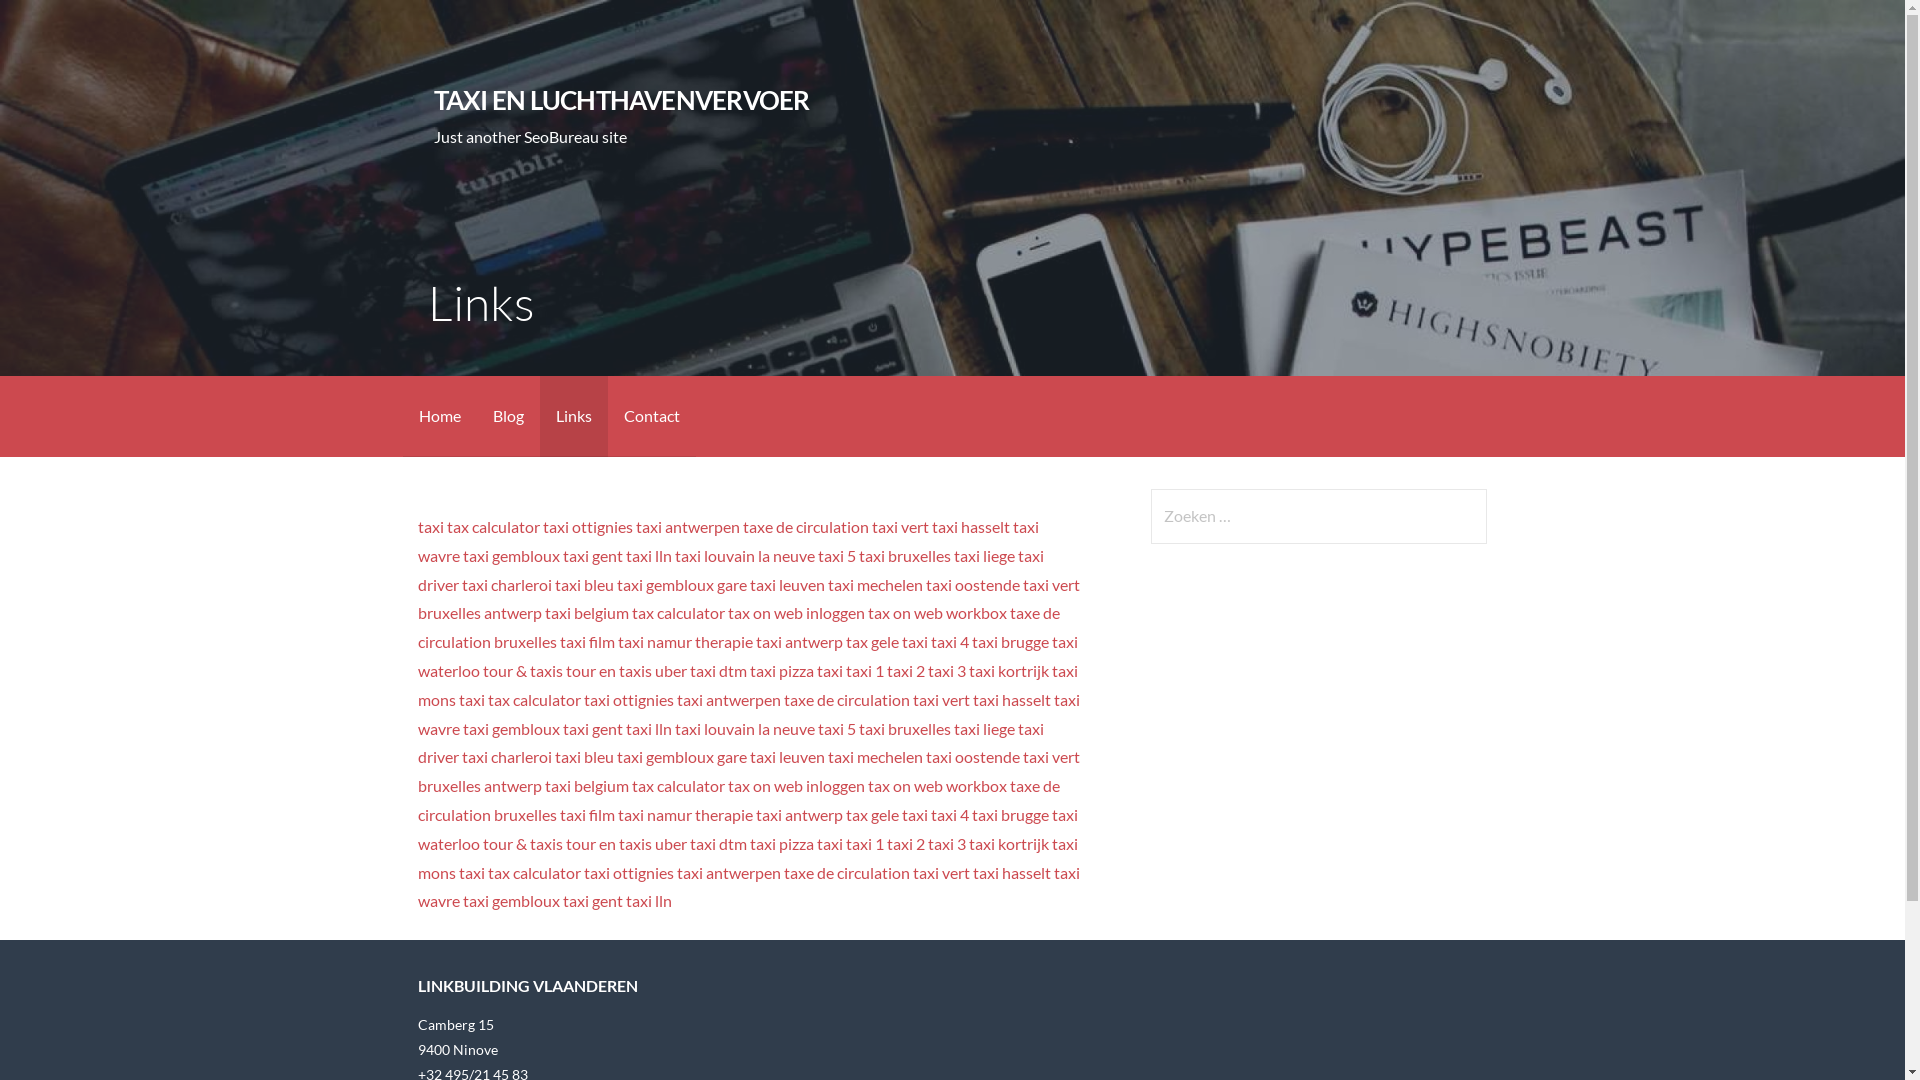 The image size is (1920, 1080). Describe the element at coordinates (748, 584) in the screenshot. I see `'taxi leuven'` at that location.